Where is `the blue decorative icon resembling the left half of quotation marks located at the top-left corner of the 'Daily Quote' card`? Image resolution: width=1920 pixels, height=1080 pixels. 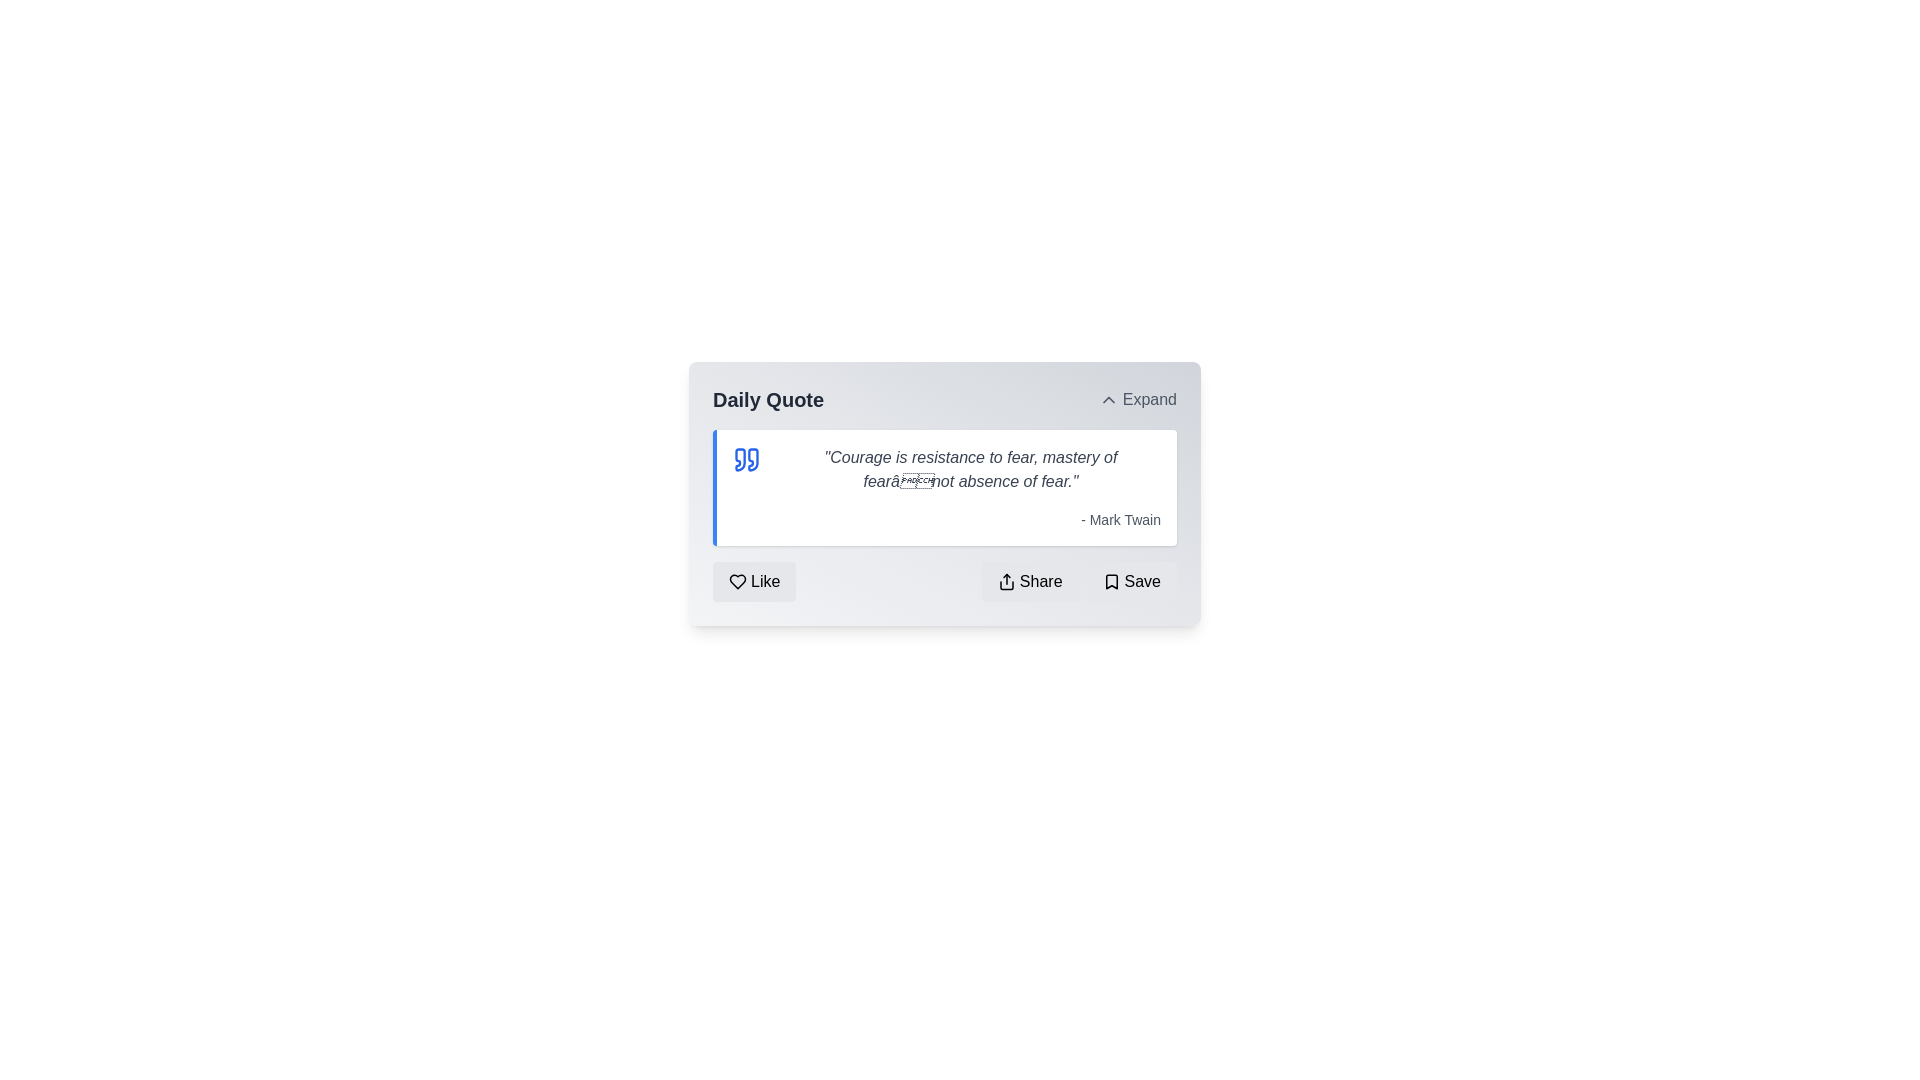 the blue decorative icon resembling the left half of quotation marks located at the top-left corner of the 'Daily Quote' card is located at coordinates (739, 459).